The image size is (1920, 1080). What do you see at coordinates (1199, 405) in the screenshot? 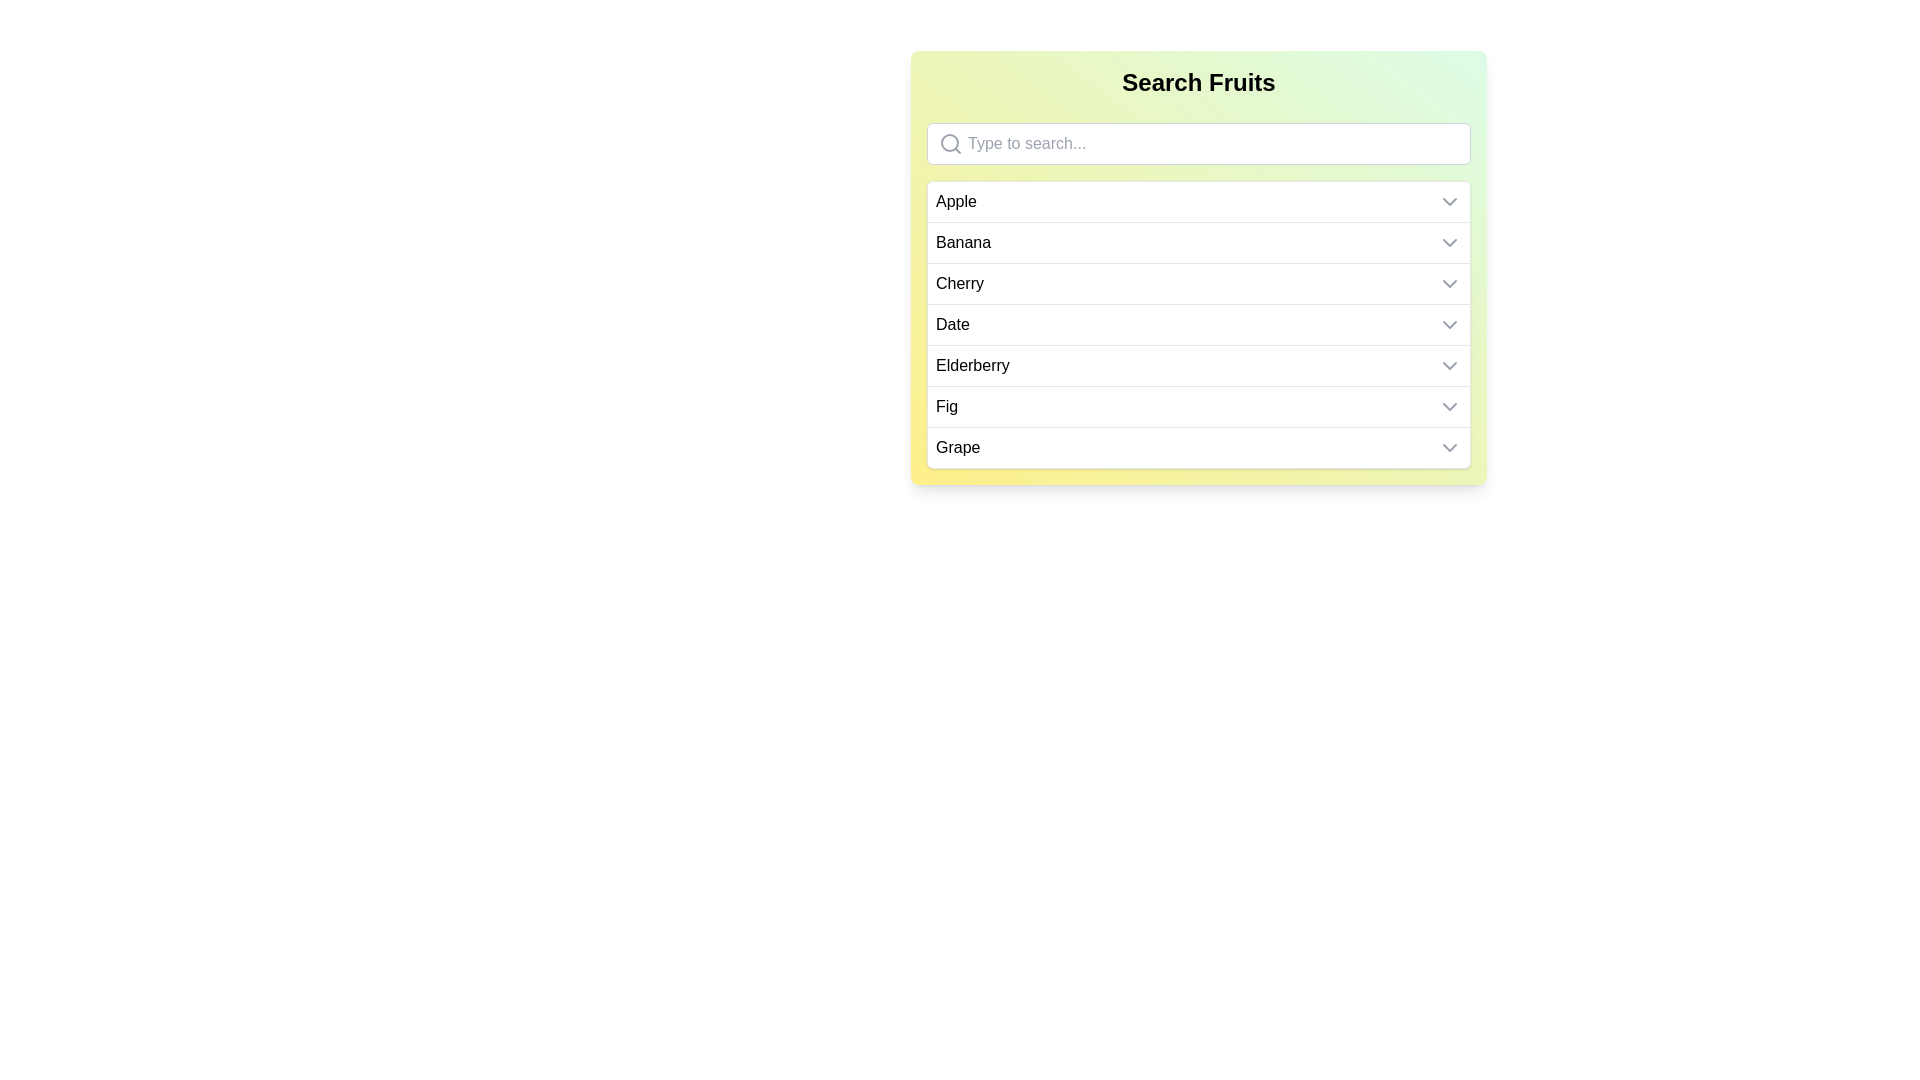
I see `the sixth item in the 'Search Fruits' list, which is located directly below 'Elderberry' and above 'Grape'` at bounding box center [1199, 405].